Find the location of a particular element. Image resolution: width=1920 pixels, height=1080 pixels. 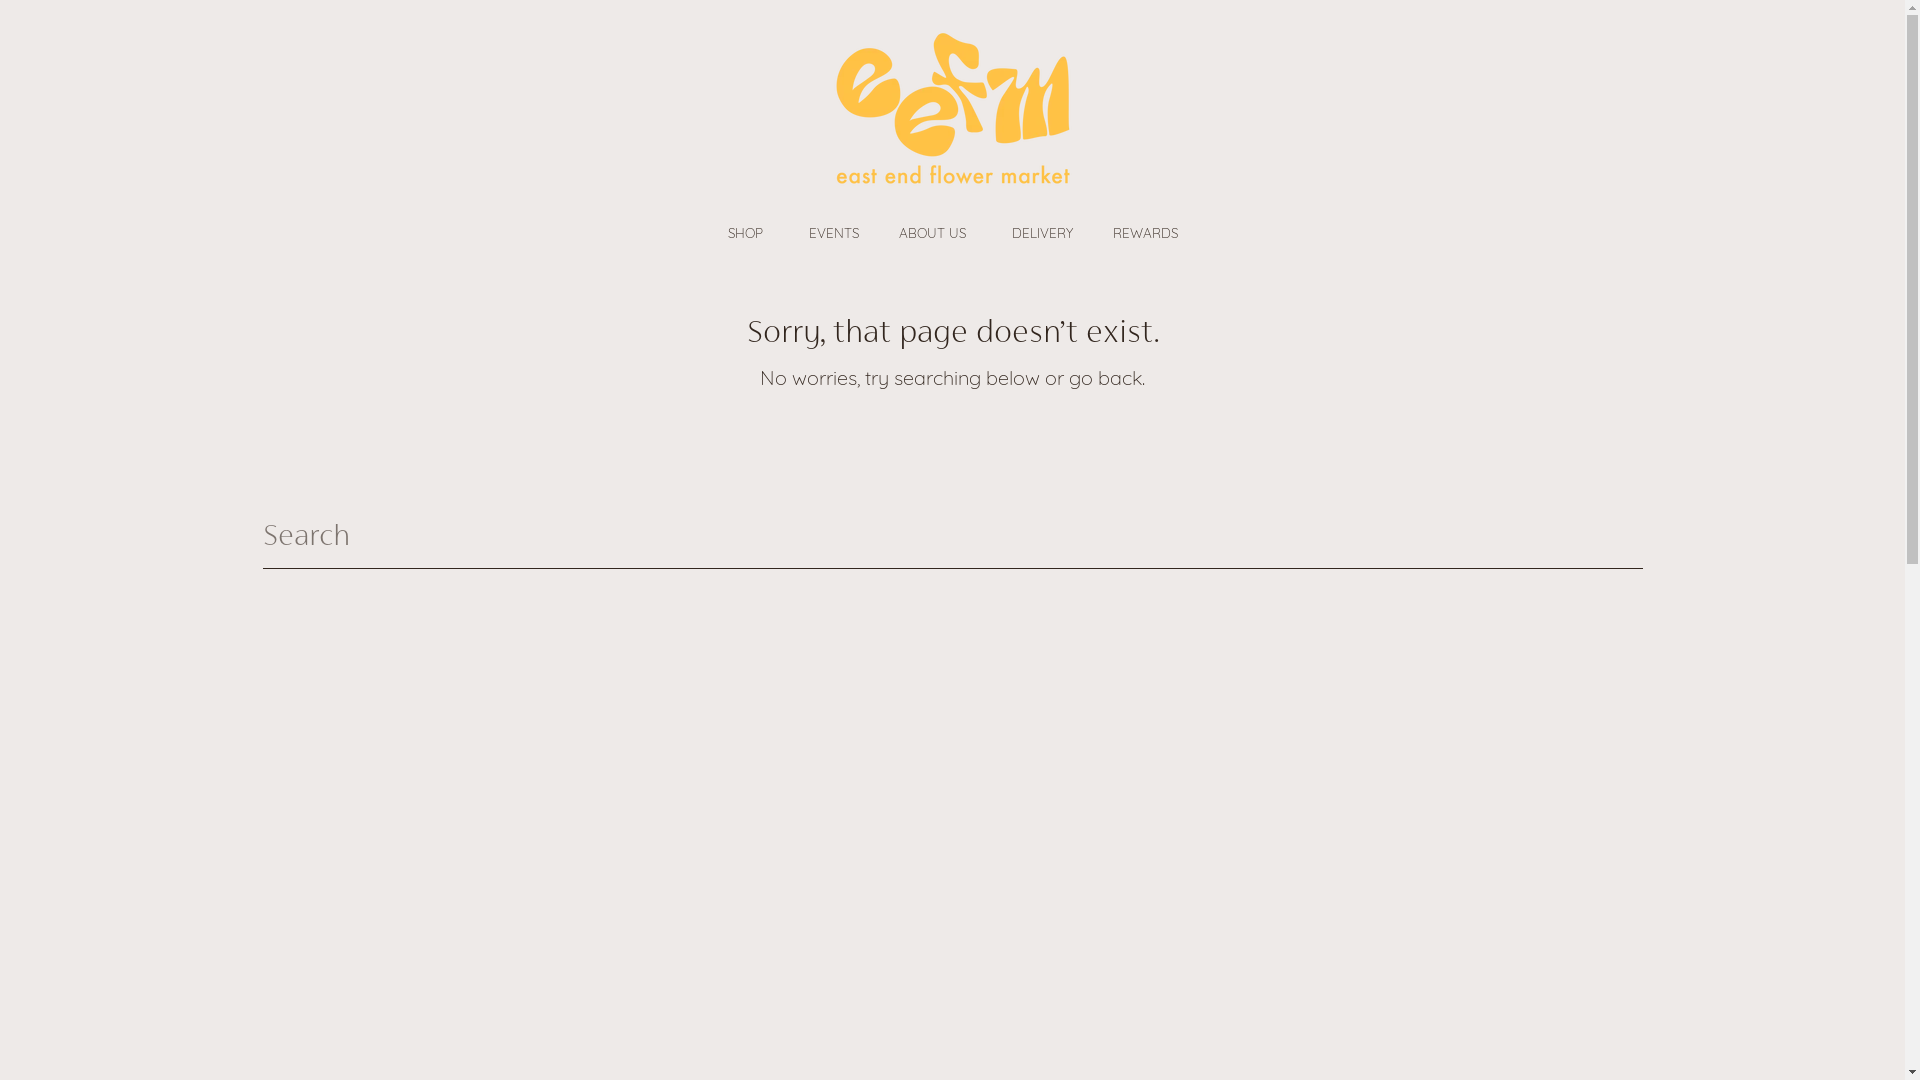

'ABOUT US' is located at coordinates (933, 231).